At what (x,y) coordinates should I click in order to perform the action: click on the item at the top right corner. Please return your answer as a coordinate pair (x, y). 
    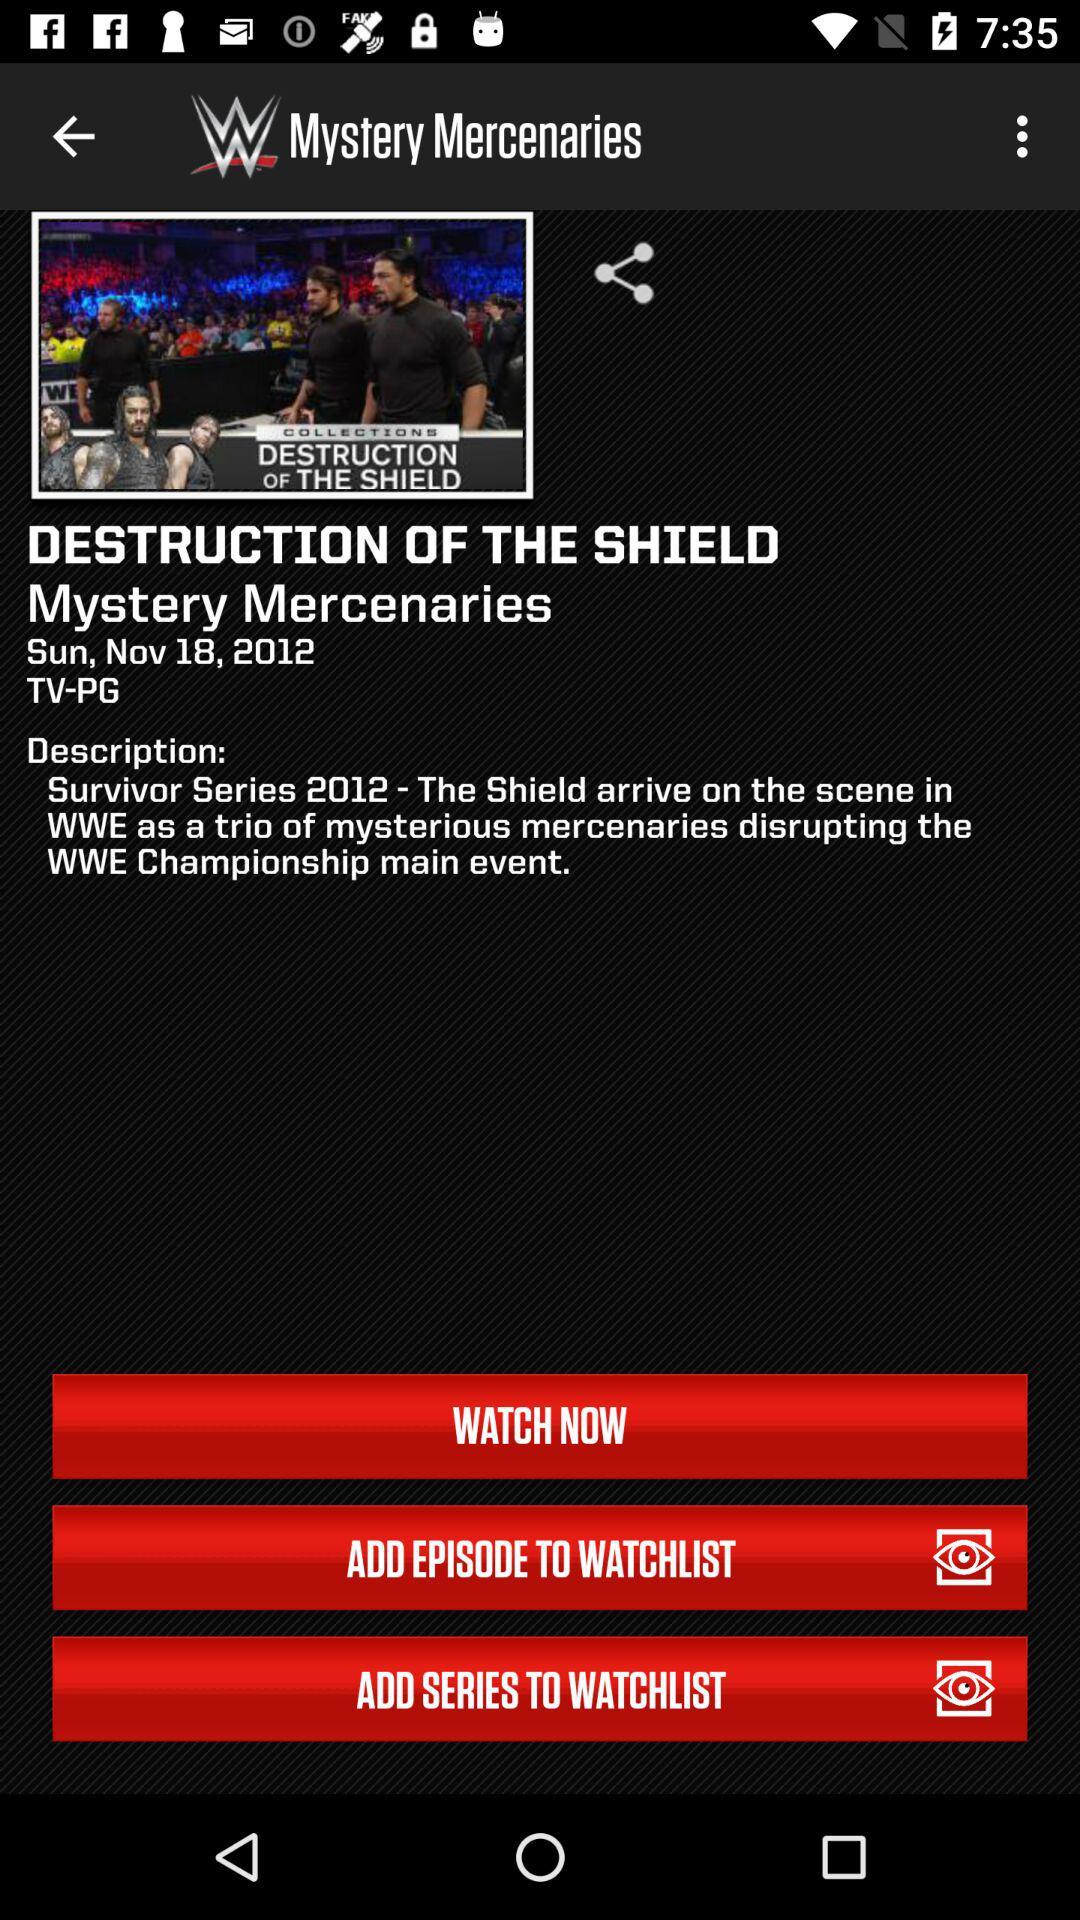
    Looking at the image, I should click on (1027, 135).